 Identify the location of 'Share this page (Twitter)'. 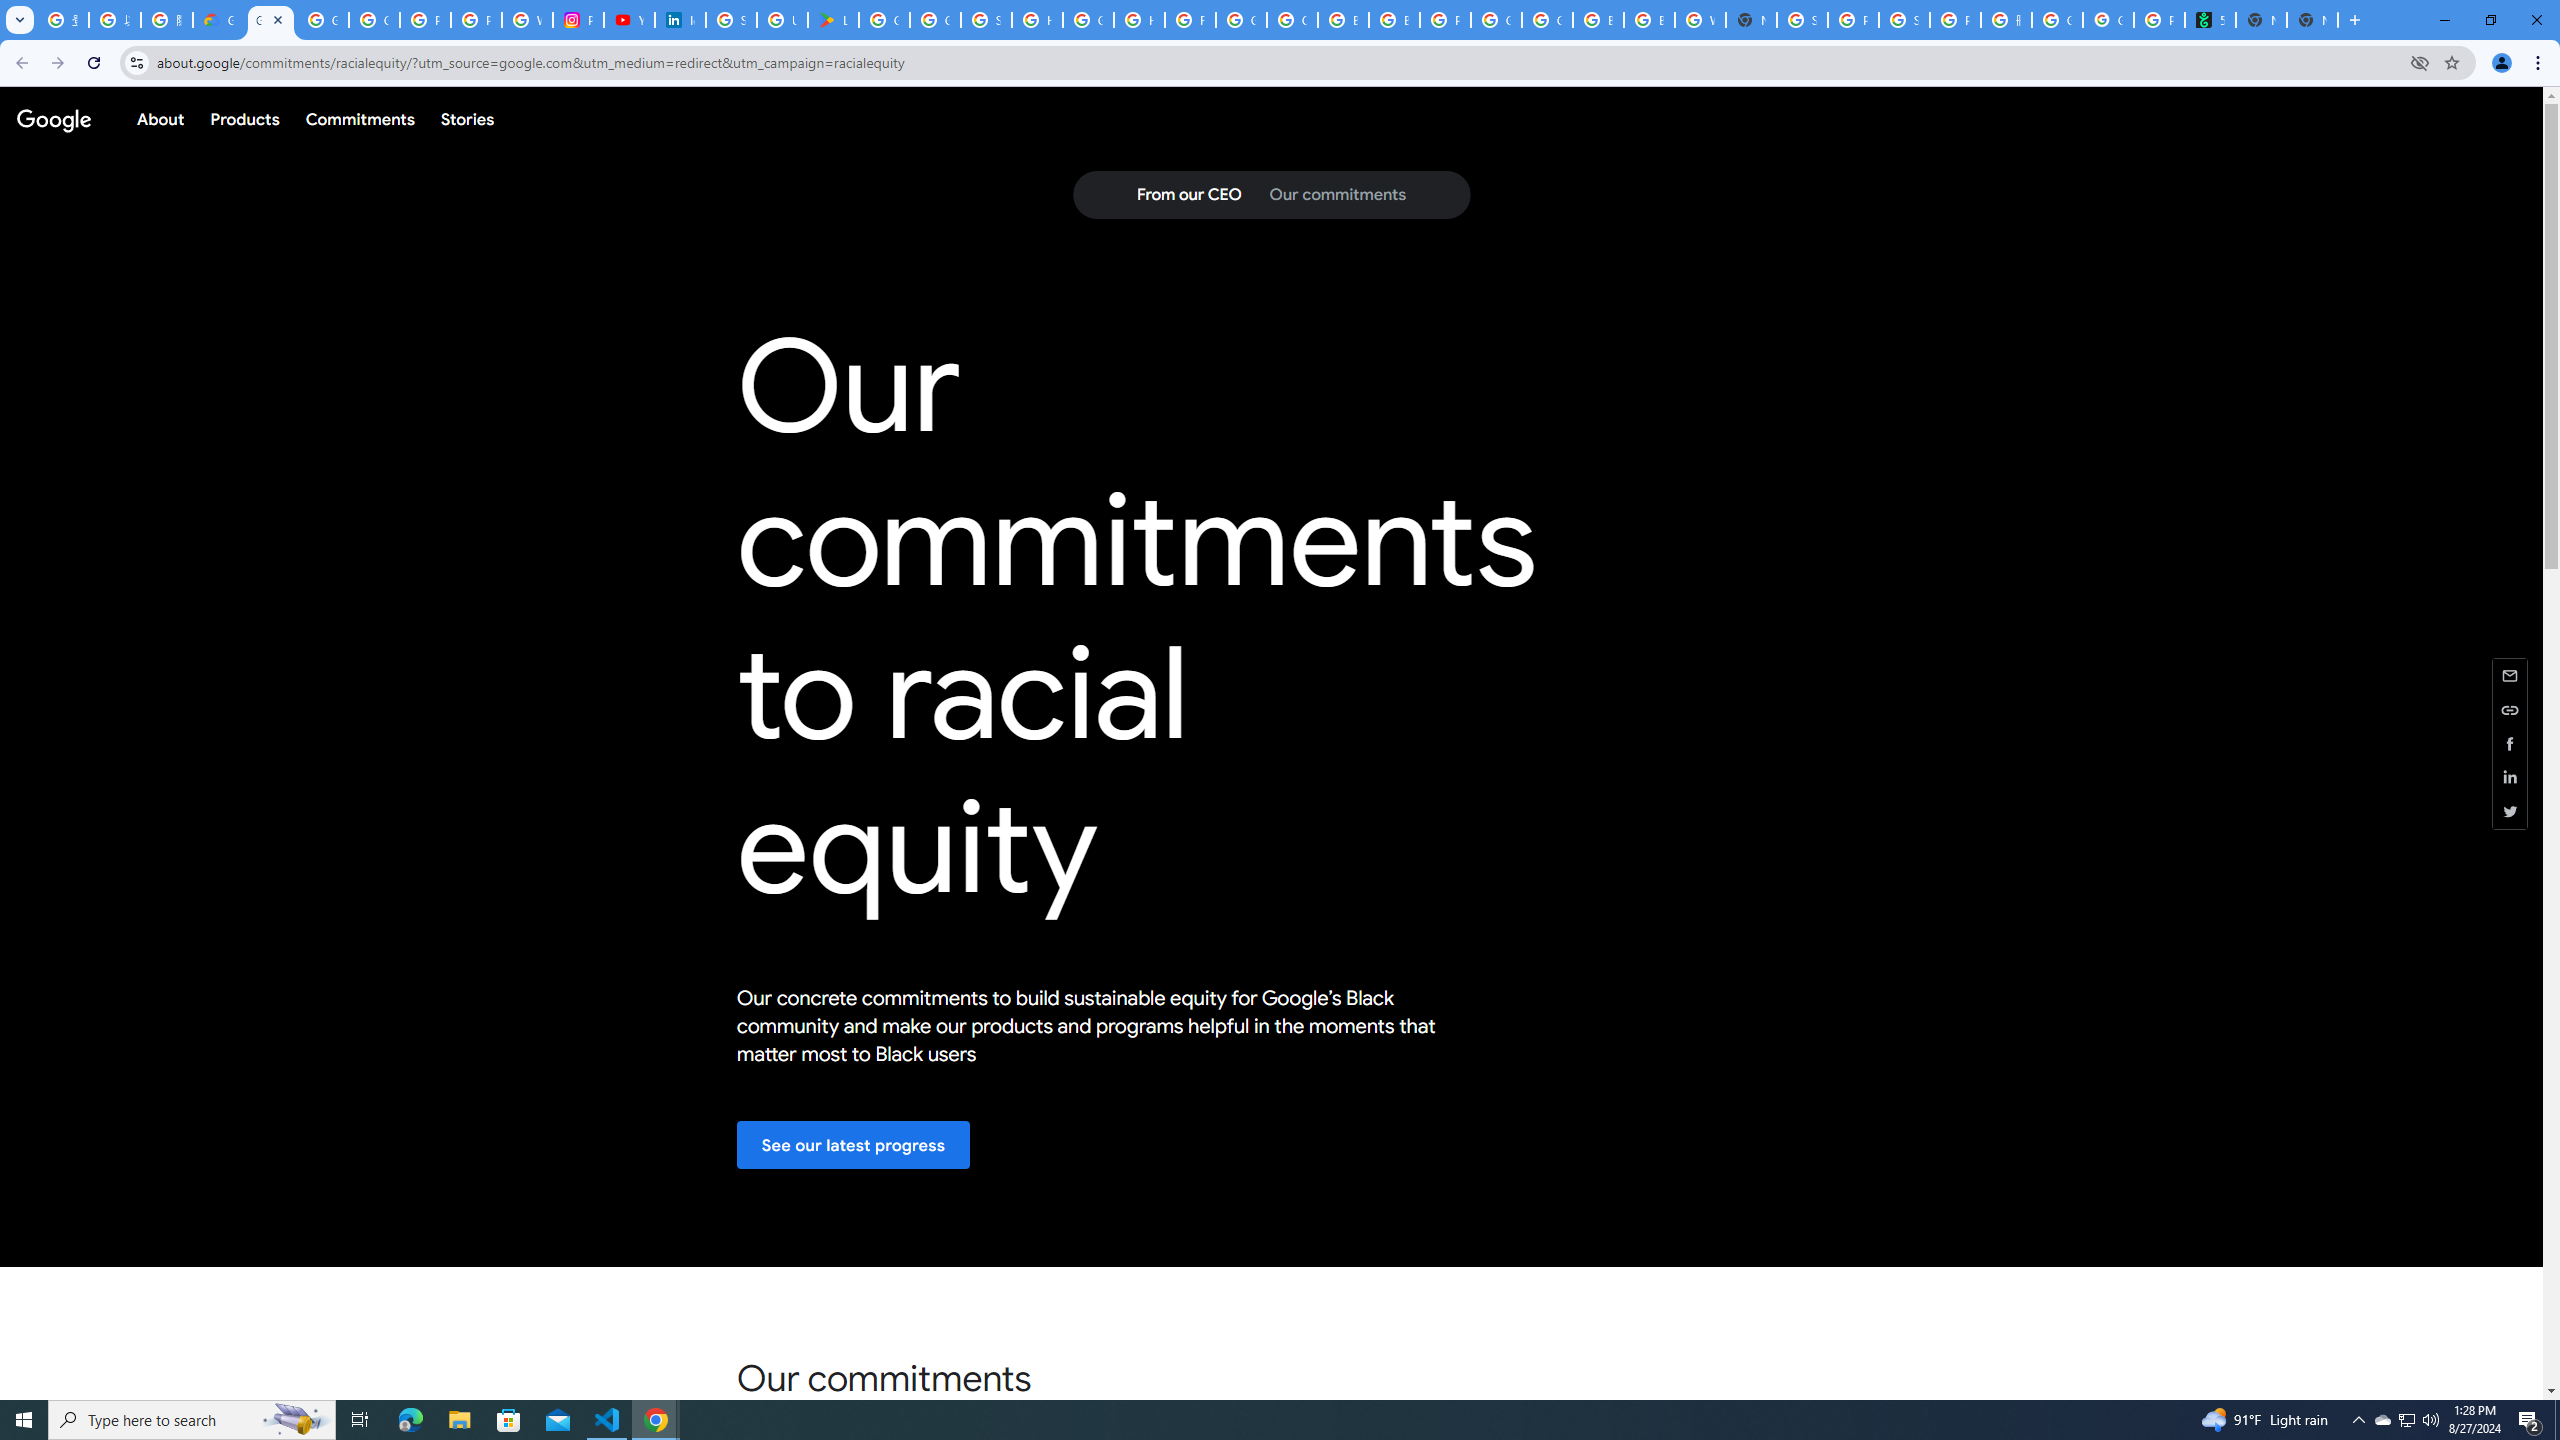
(2510, 811).